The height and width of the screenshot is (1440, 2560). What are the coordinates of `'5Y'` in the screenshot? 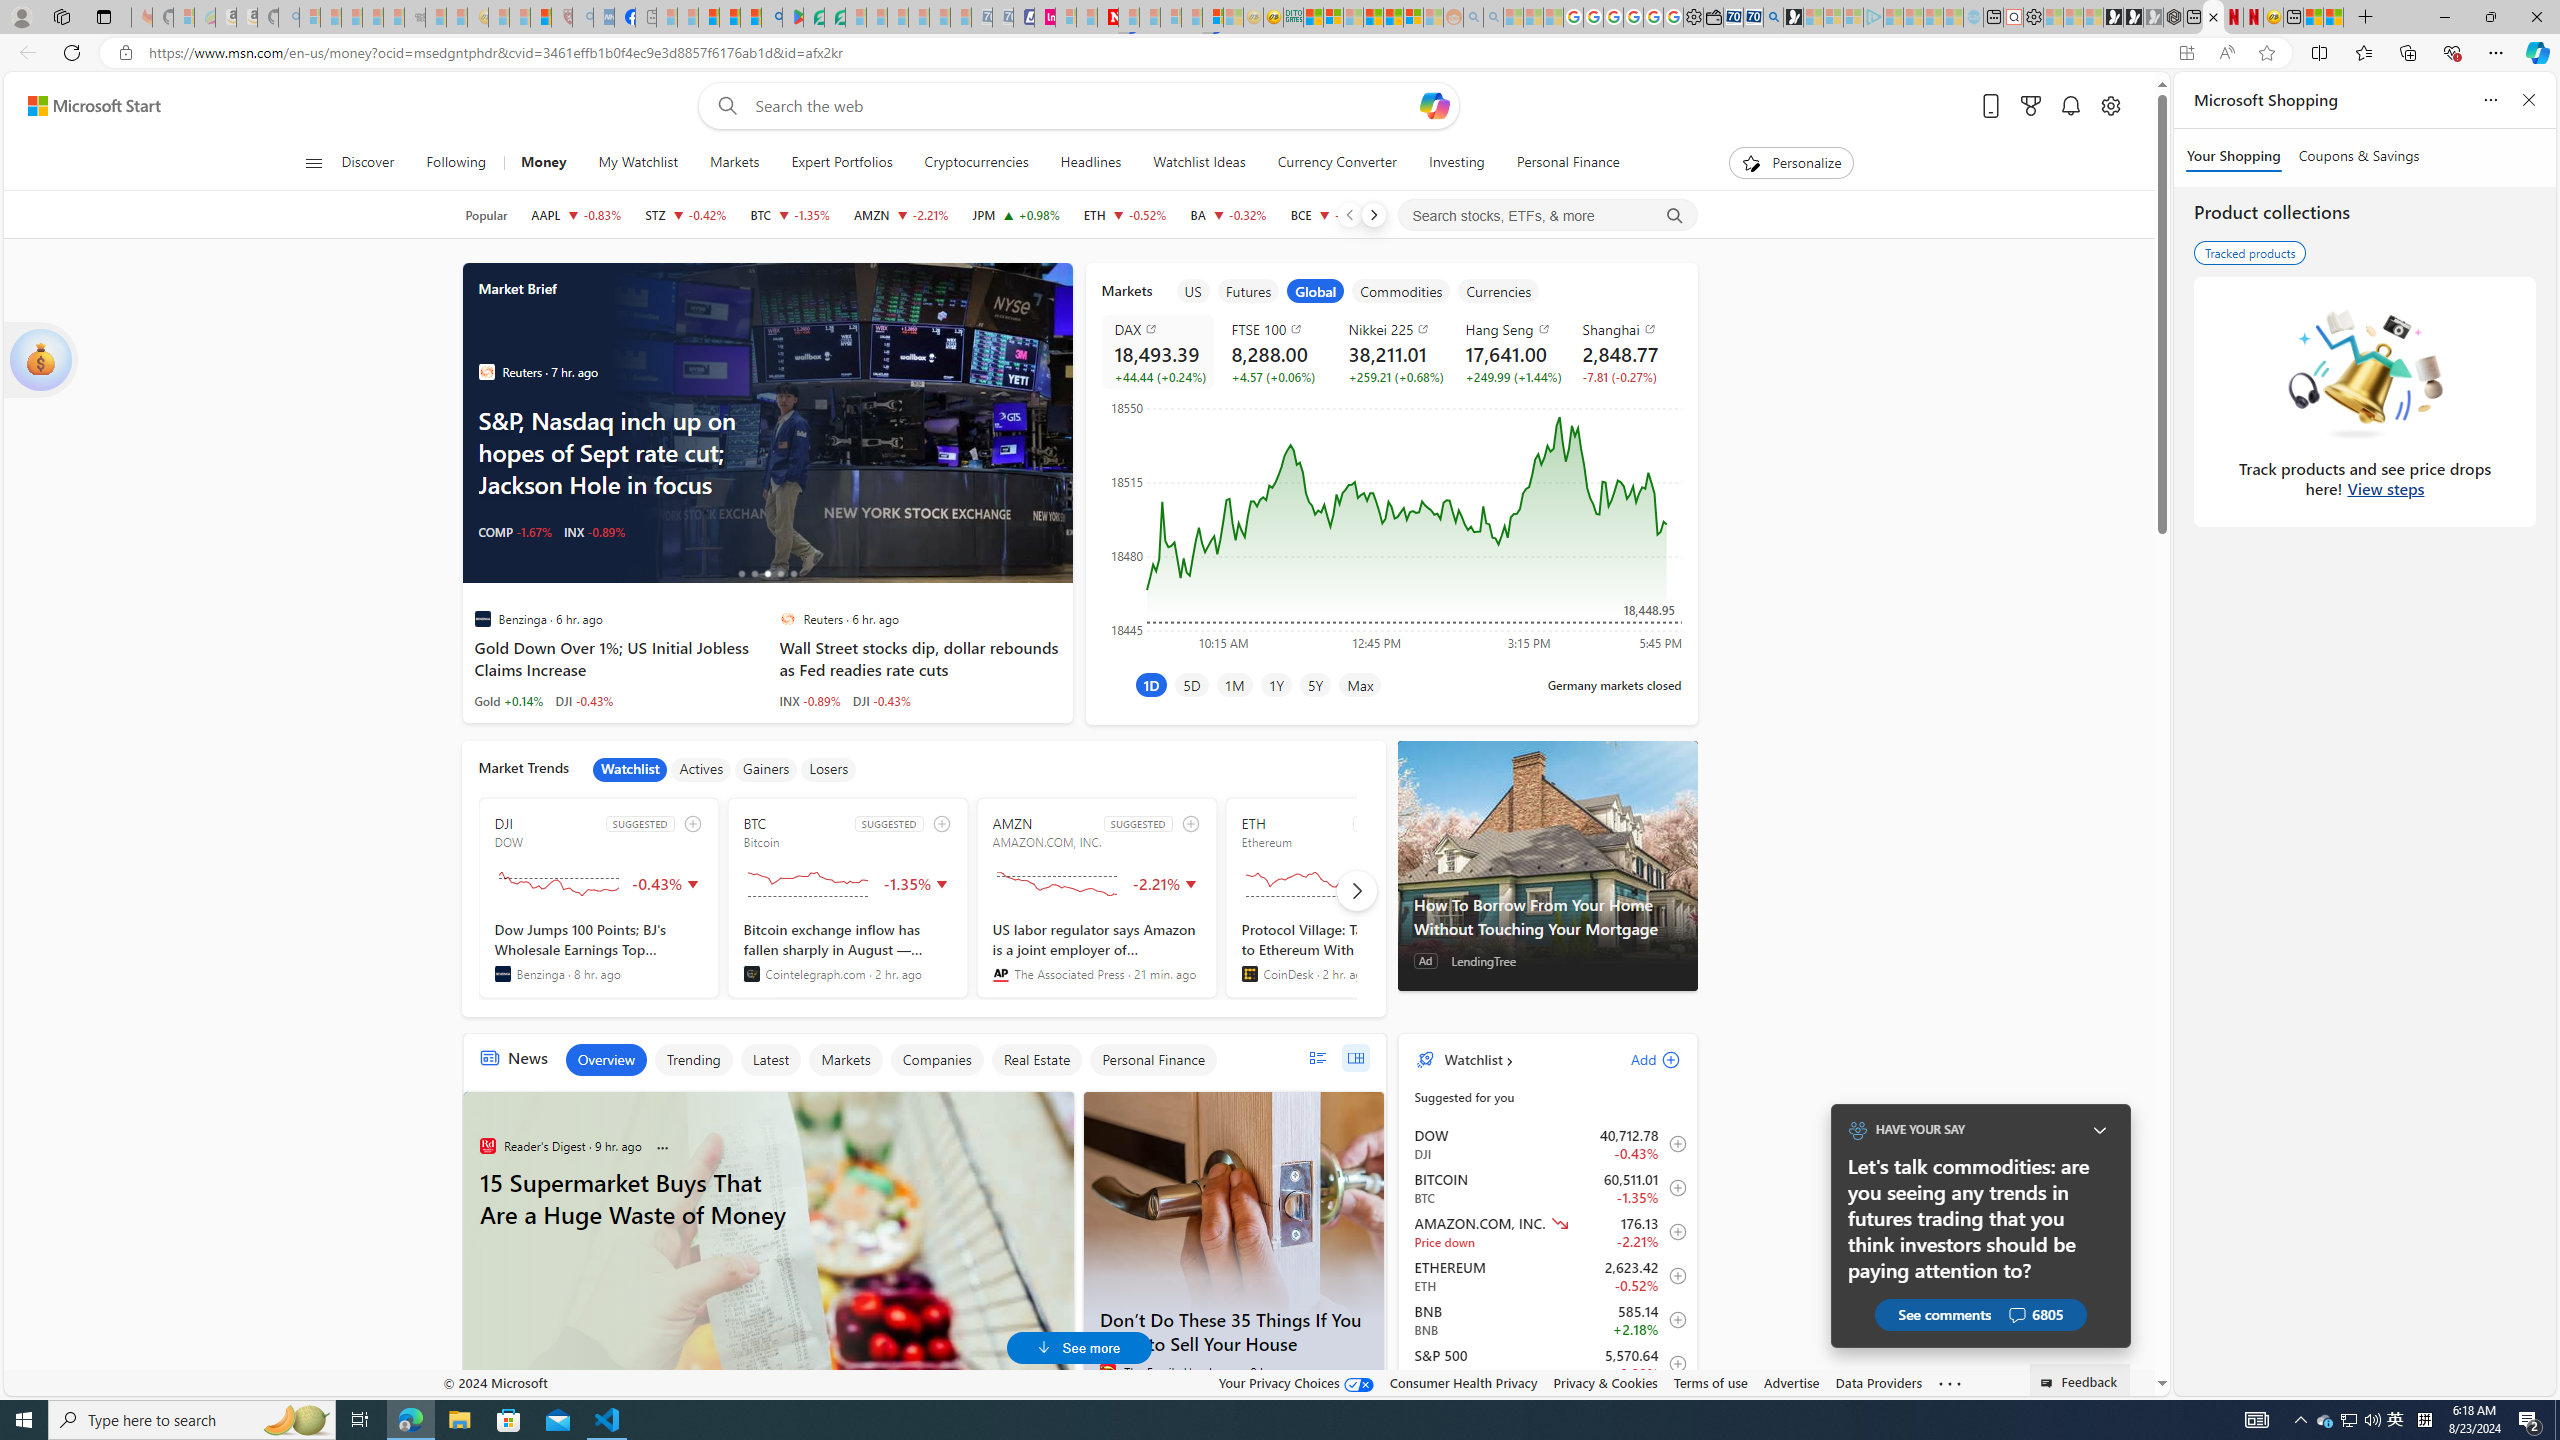 It's located at (1313, 683).